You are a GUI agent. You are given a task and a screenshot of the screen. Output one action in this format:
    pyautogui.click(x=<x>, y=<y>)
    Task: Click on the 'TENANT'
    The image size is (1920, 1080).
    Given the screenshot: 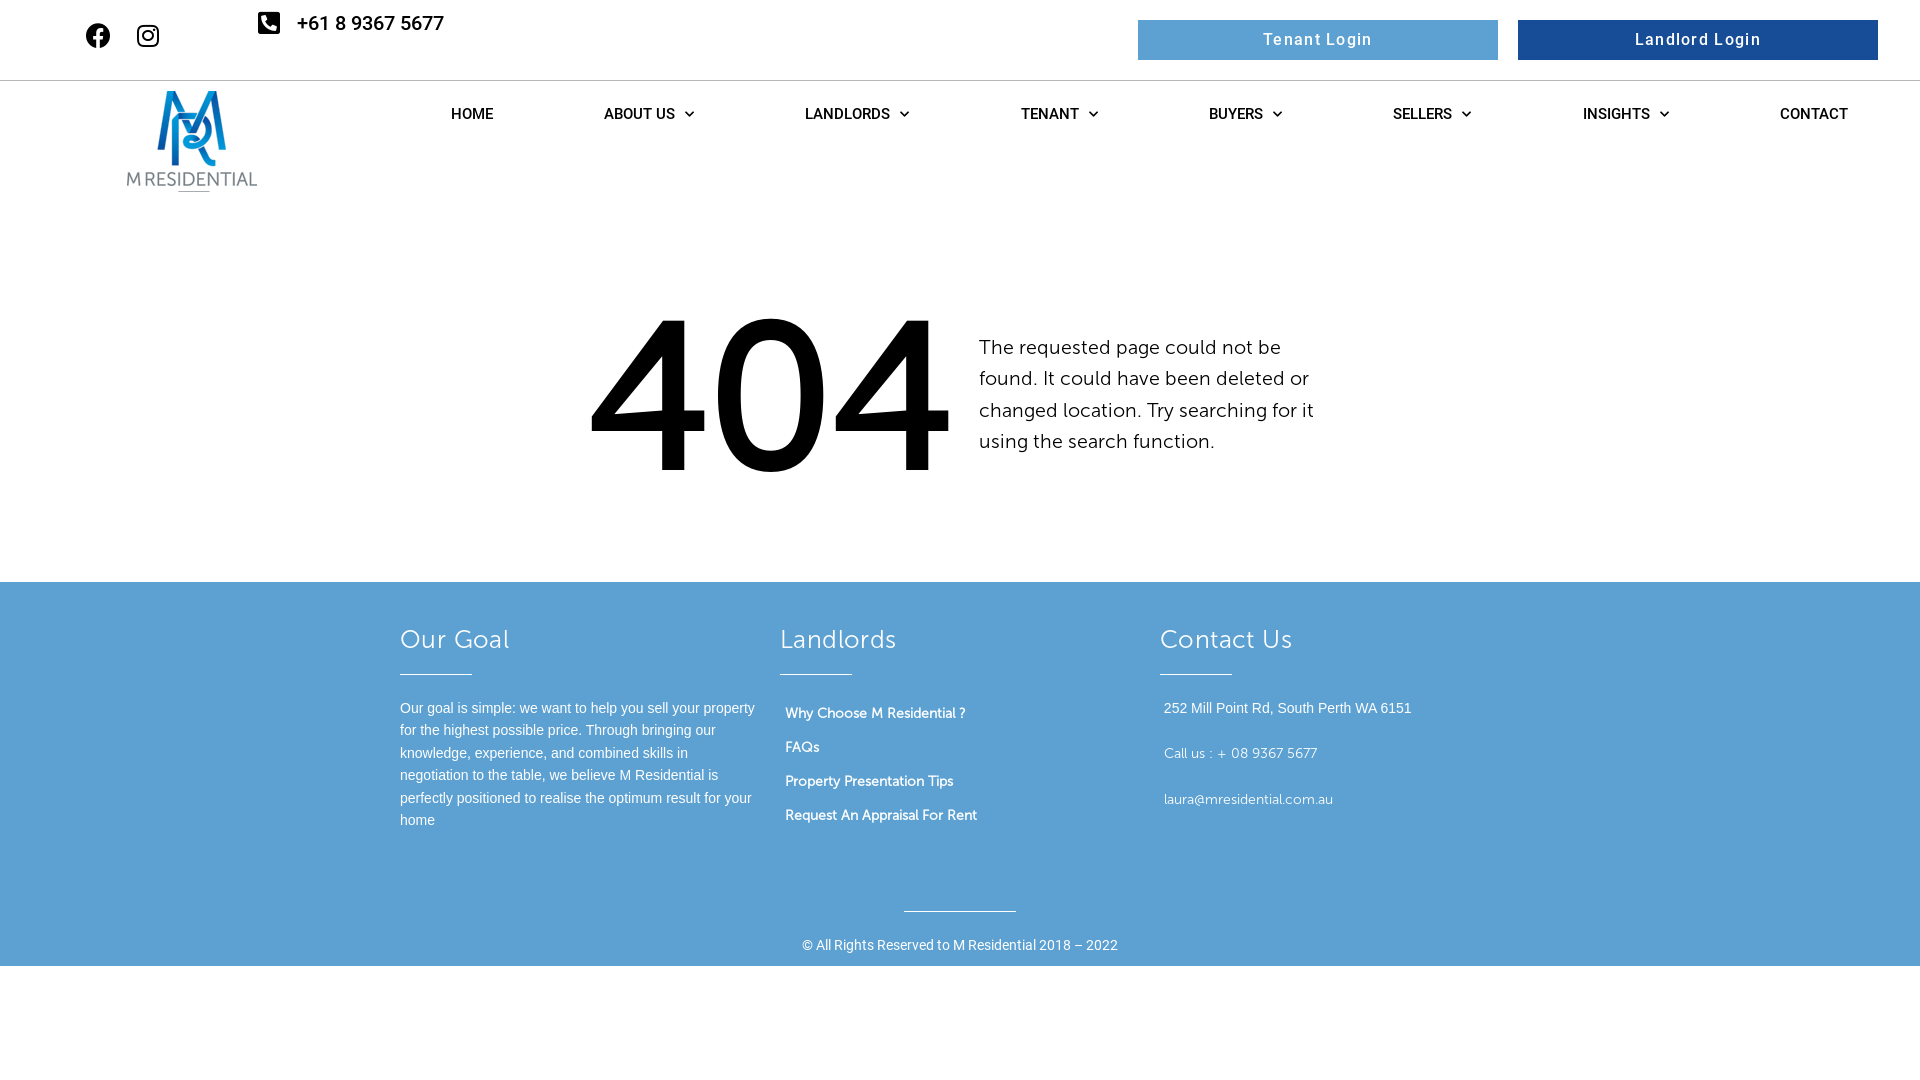 What is the action you would take?
    pyautogui.click(x=964, y=114)
    